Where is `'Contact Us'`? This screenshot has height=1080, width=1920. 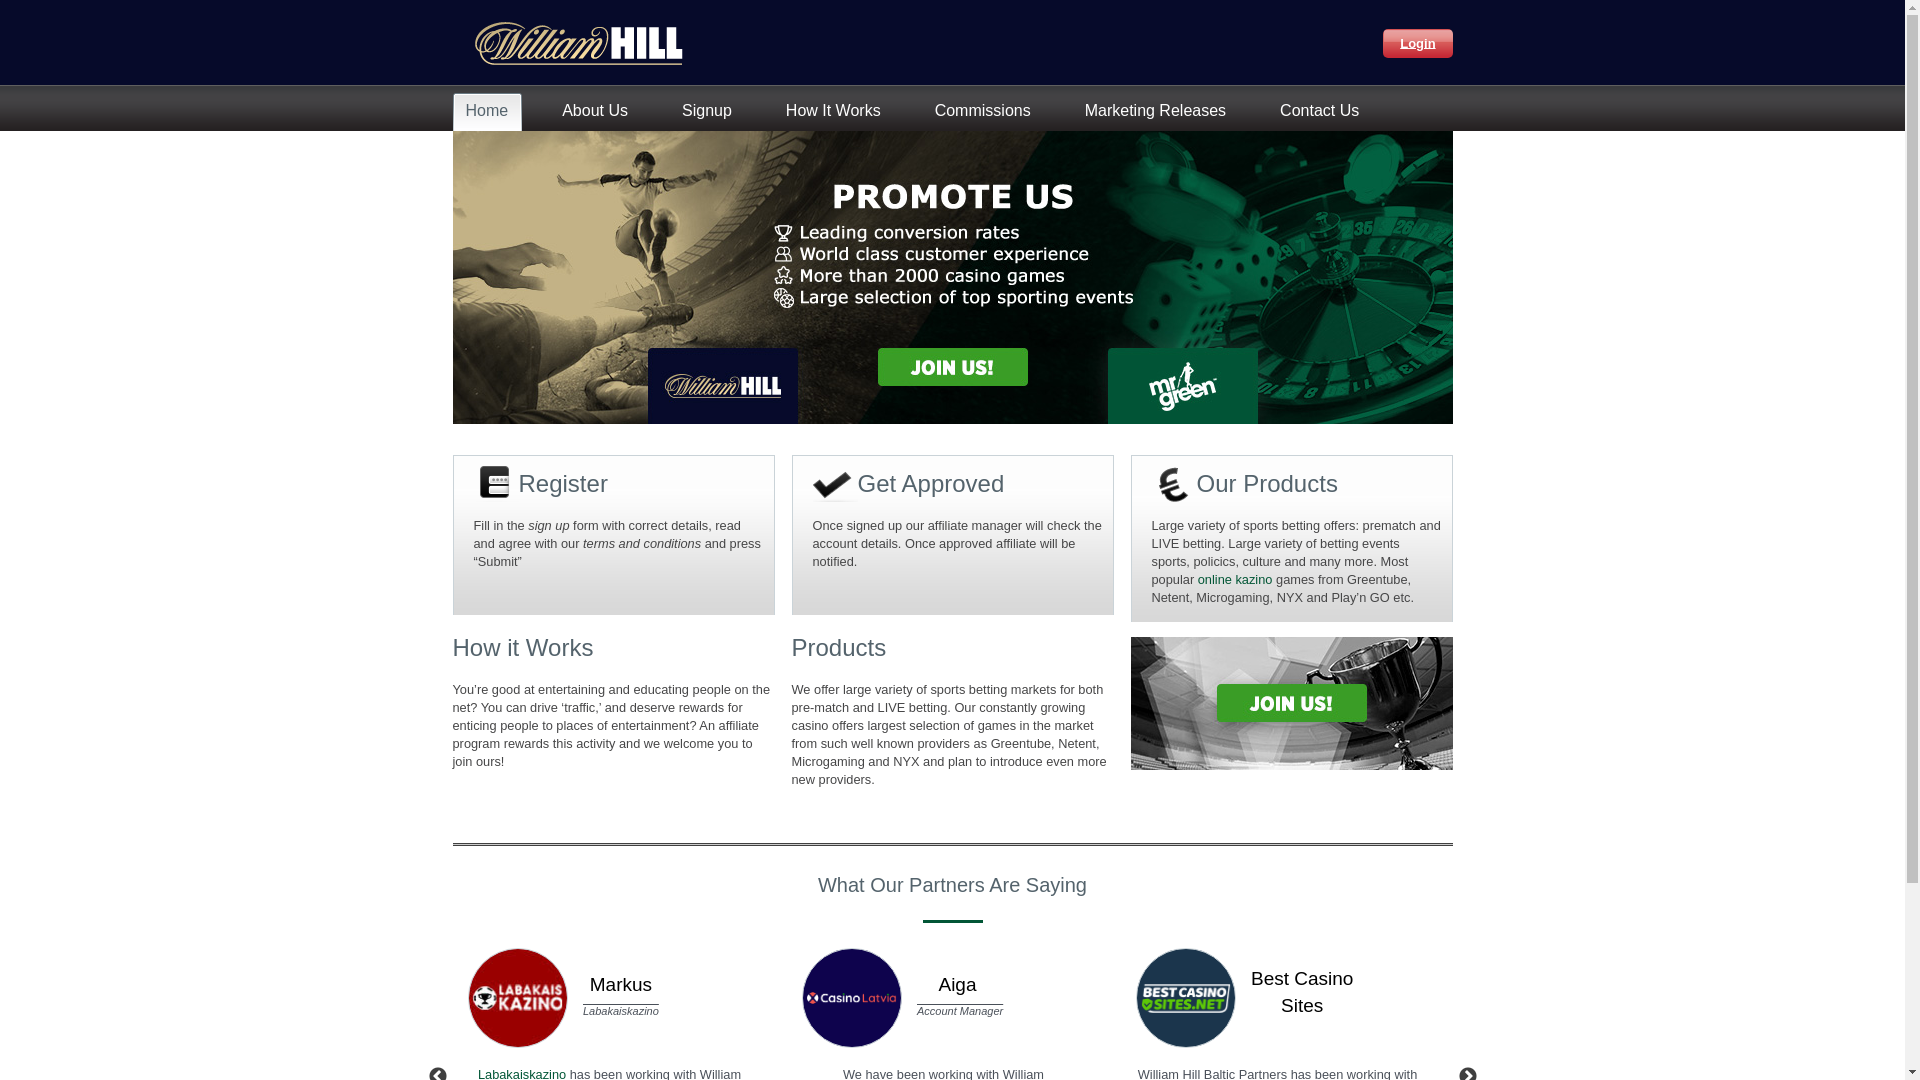 'Contact Us' is located at coordinates (1324, 111).